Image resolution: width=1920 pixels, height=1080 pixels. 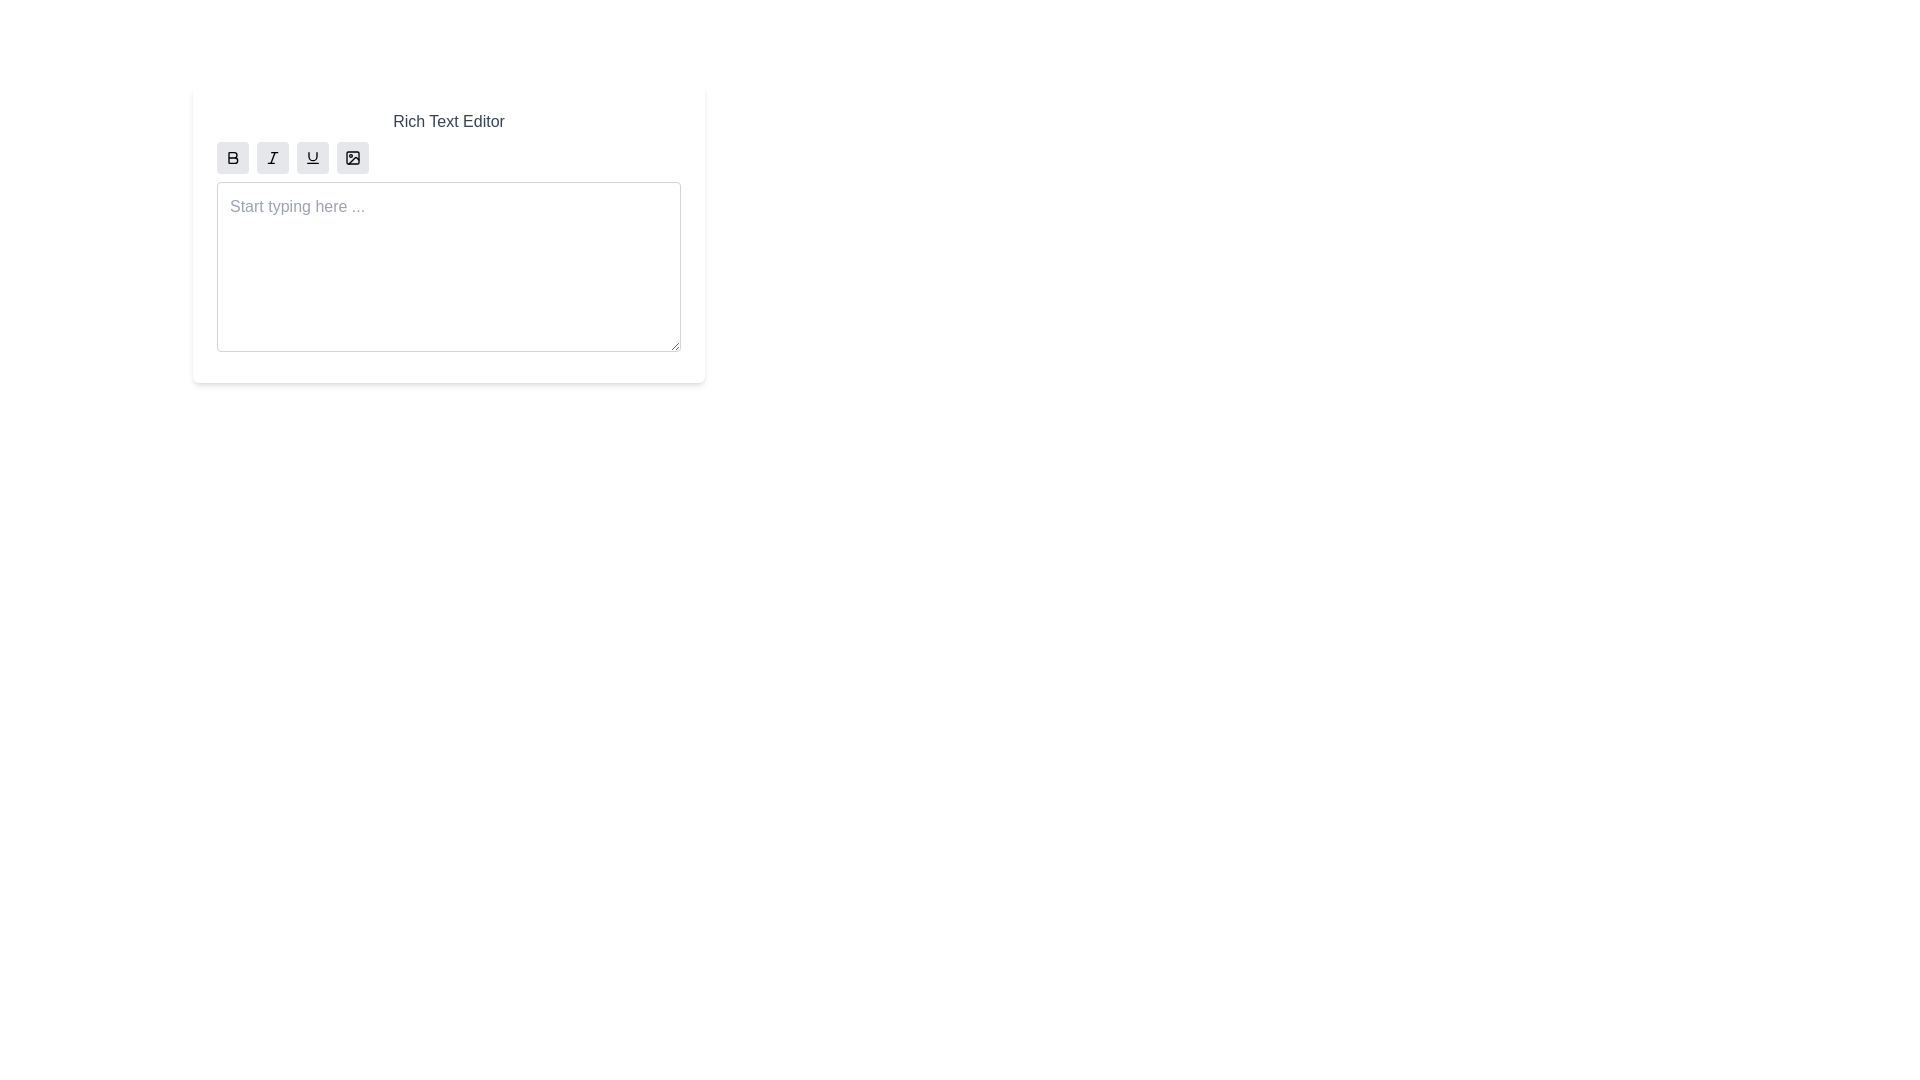 What do you see at coordinates (233, 157) in the screenshot?
I see `the first button from the left in the horizontal row of formatting buttons` at bounding box center [233, 157].